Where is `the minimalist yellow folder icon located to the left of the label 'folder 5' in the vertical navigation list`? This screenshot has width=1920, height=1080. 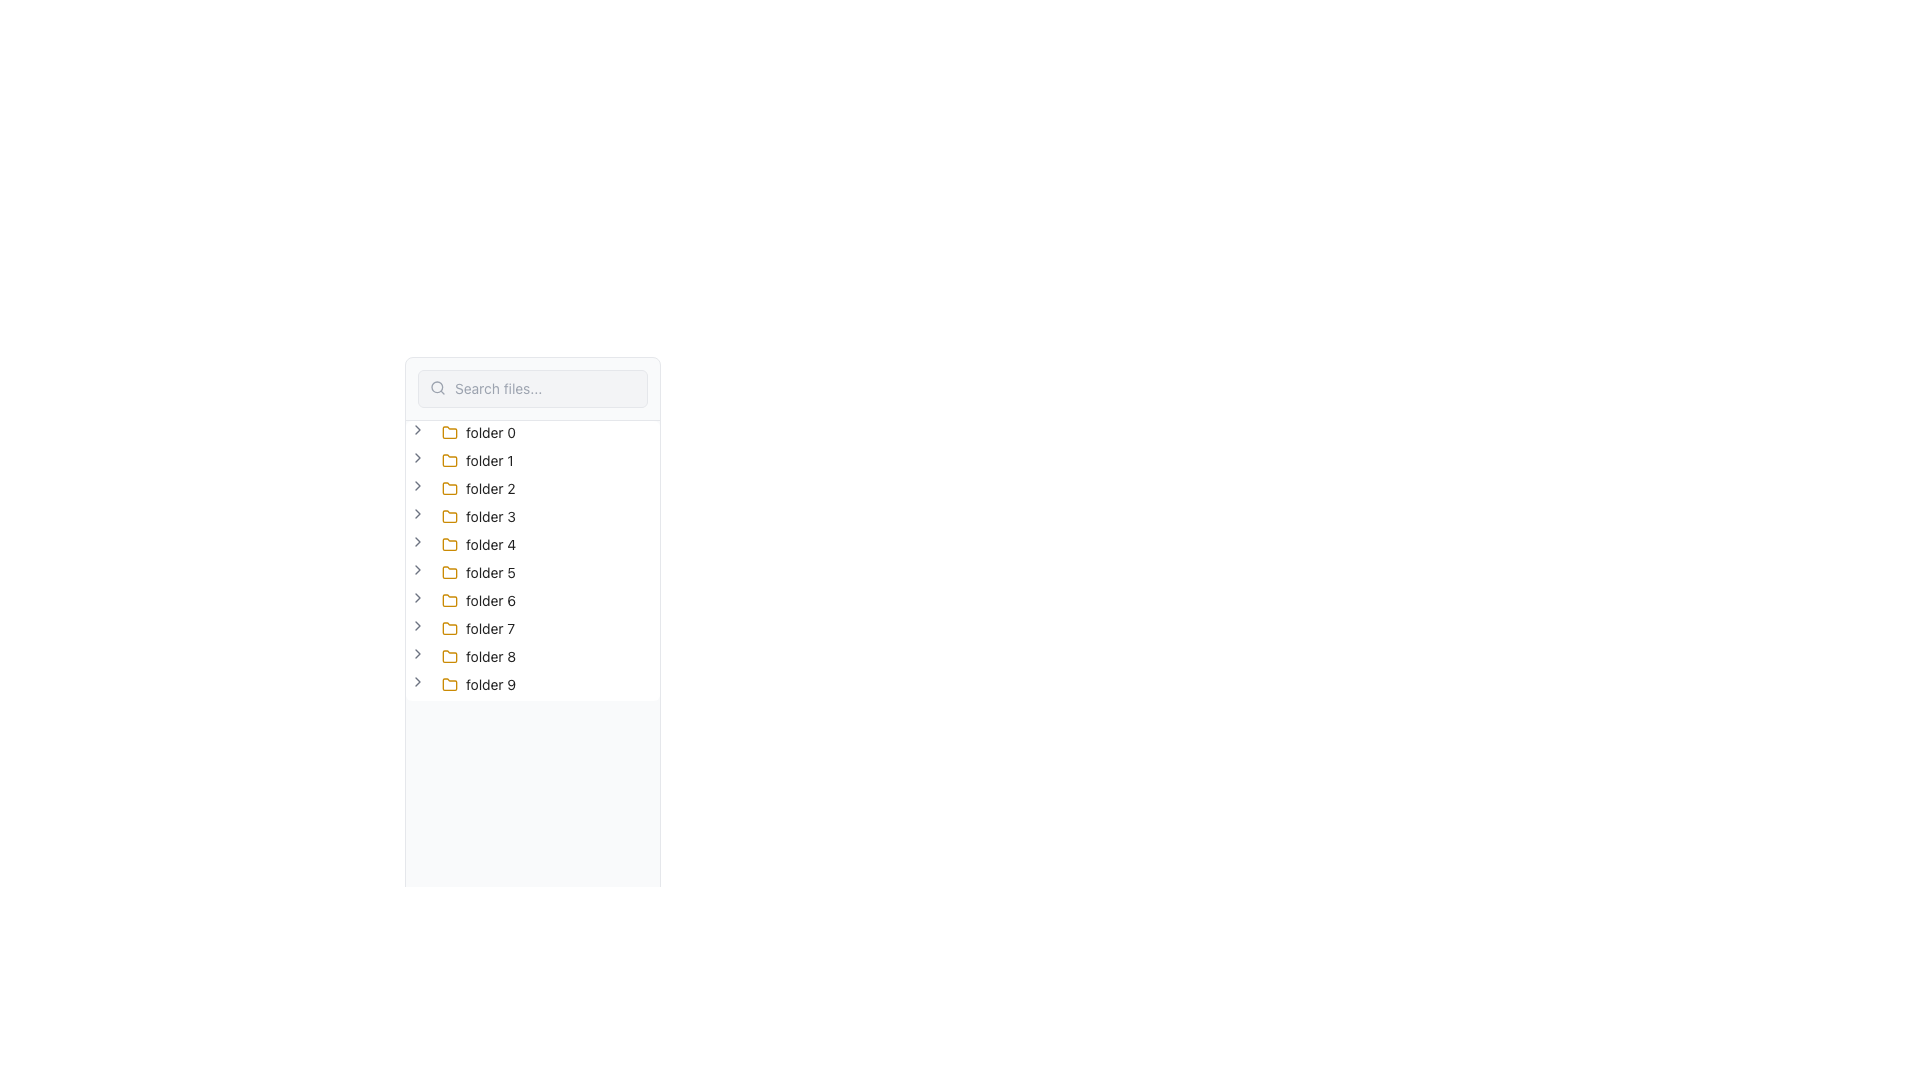
the minimalist yellow folder icon located to the left of the label 'folder 5' in the vertical navigation list is located at coordinates (449, 573).